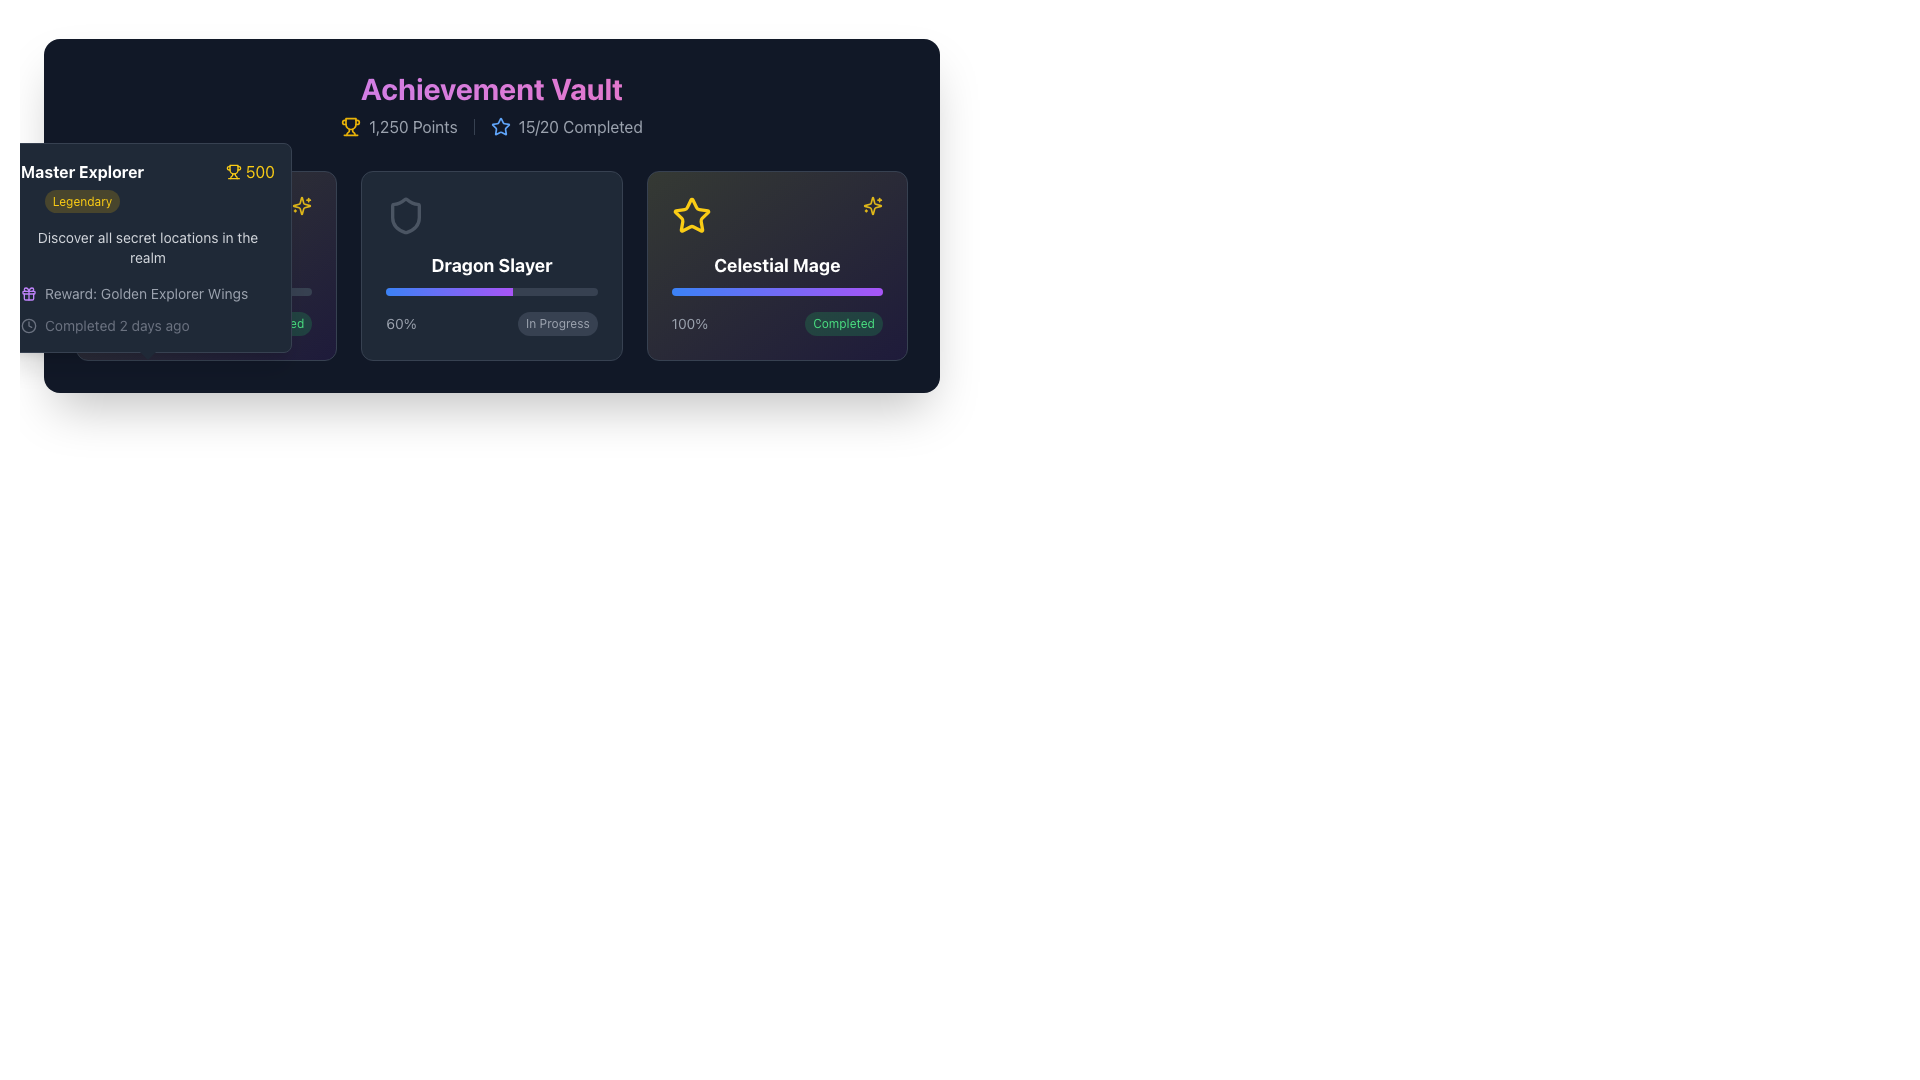 This screenshot has height=1080, width=1920. I want to click on the shield icon that symbolizes the 'Dragon Slayer' achievement located in the upper middle section of the achievement card, positioned above the progress bar and to the left of the card's title, so click(405, 216).